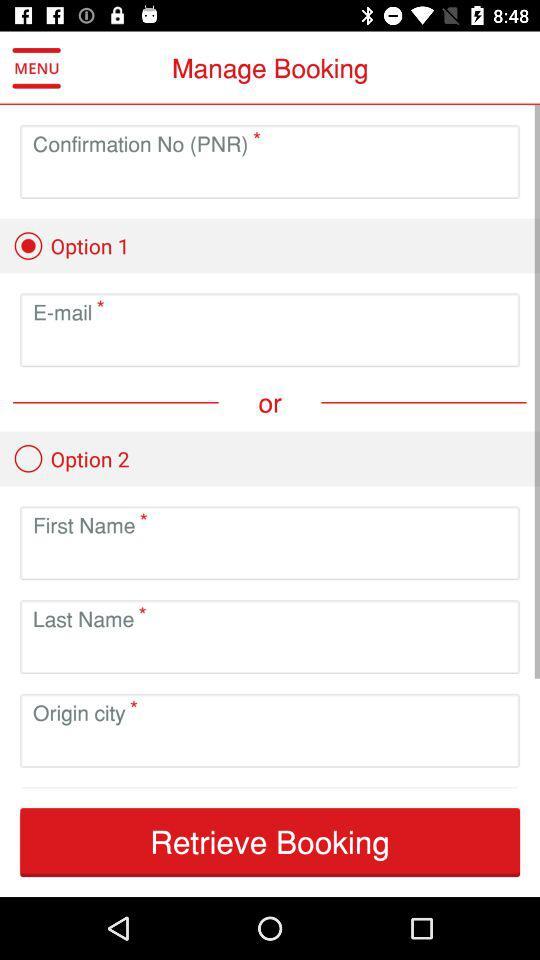  I want to click on name, so click(270, 559).